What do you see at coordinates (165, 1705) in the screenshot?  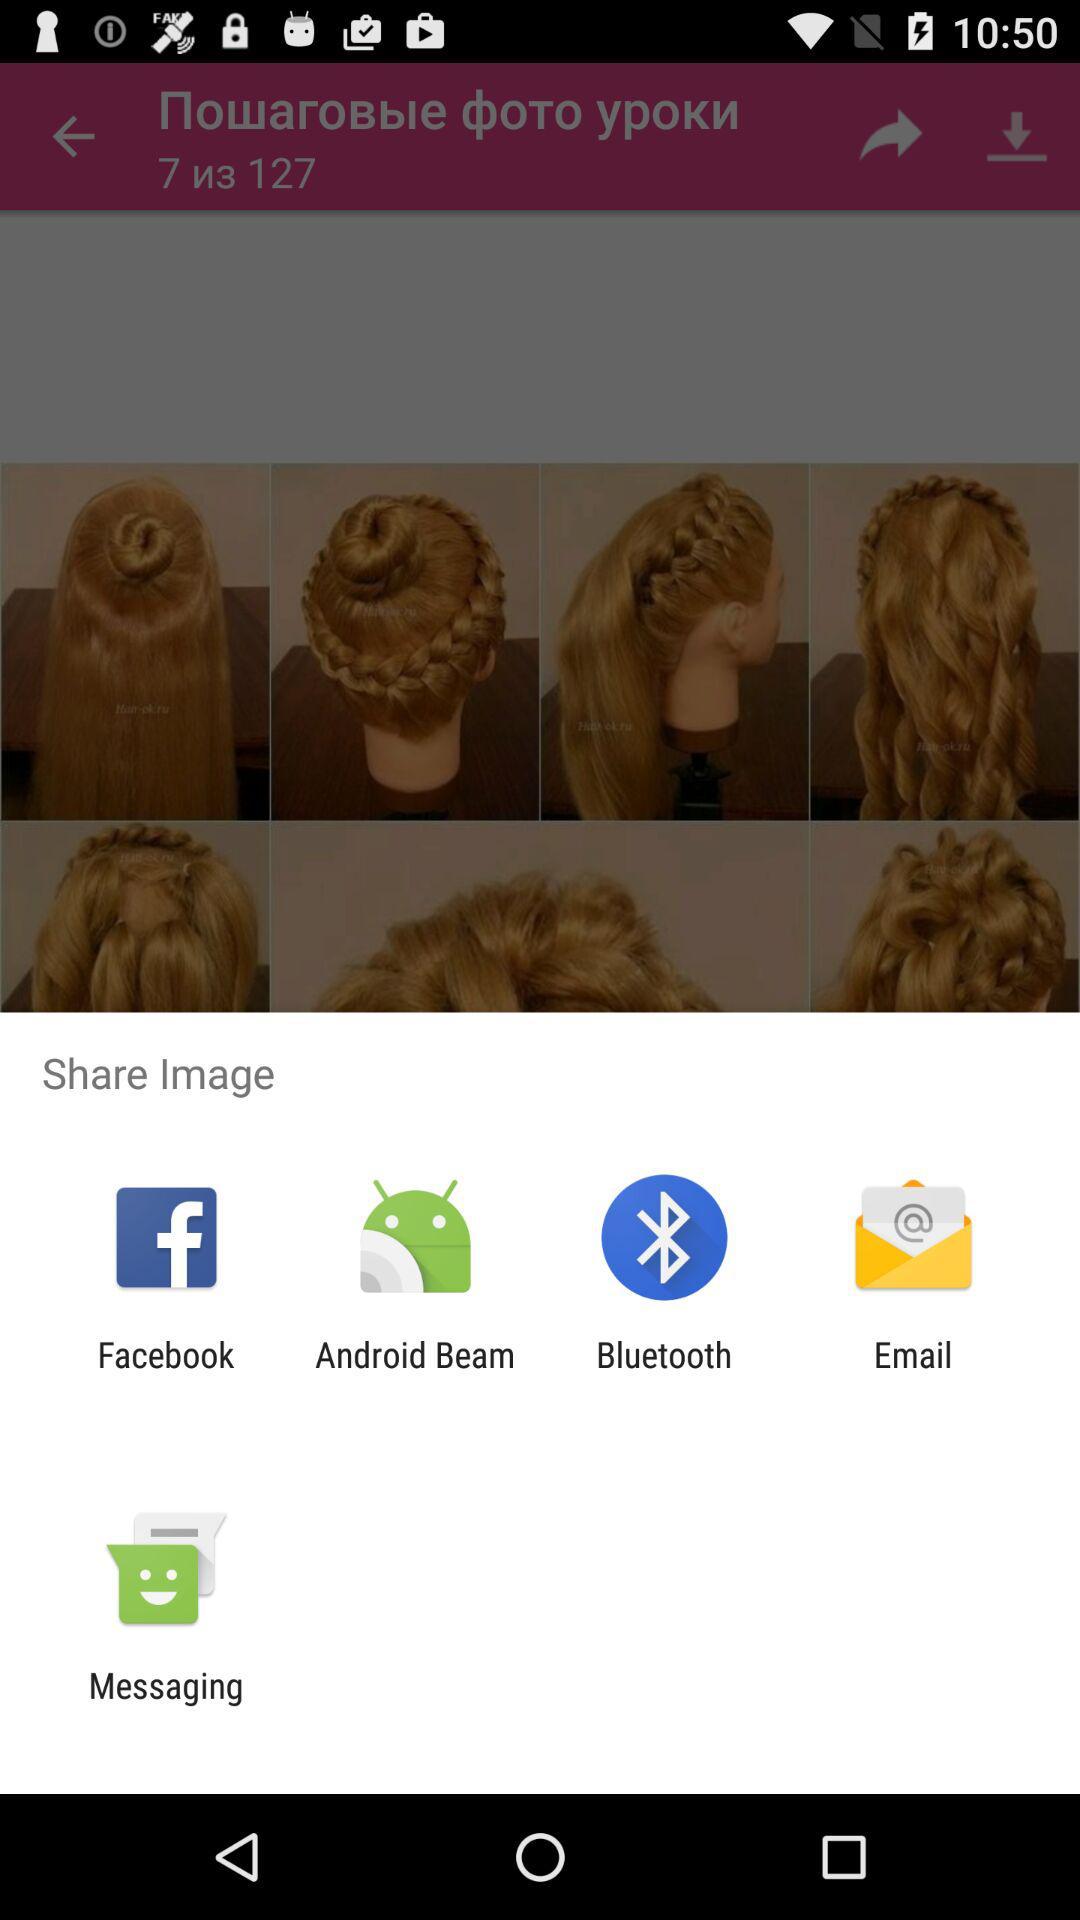 I see `messaging item` at bounding box center [165, 1705].